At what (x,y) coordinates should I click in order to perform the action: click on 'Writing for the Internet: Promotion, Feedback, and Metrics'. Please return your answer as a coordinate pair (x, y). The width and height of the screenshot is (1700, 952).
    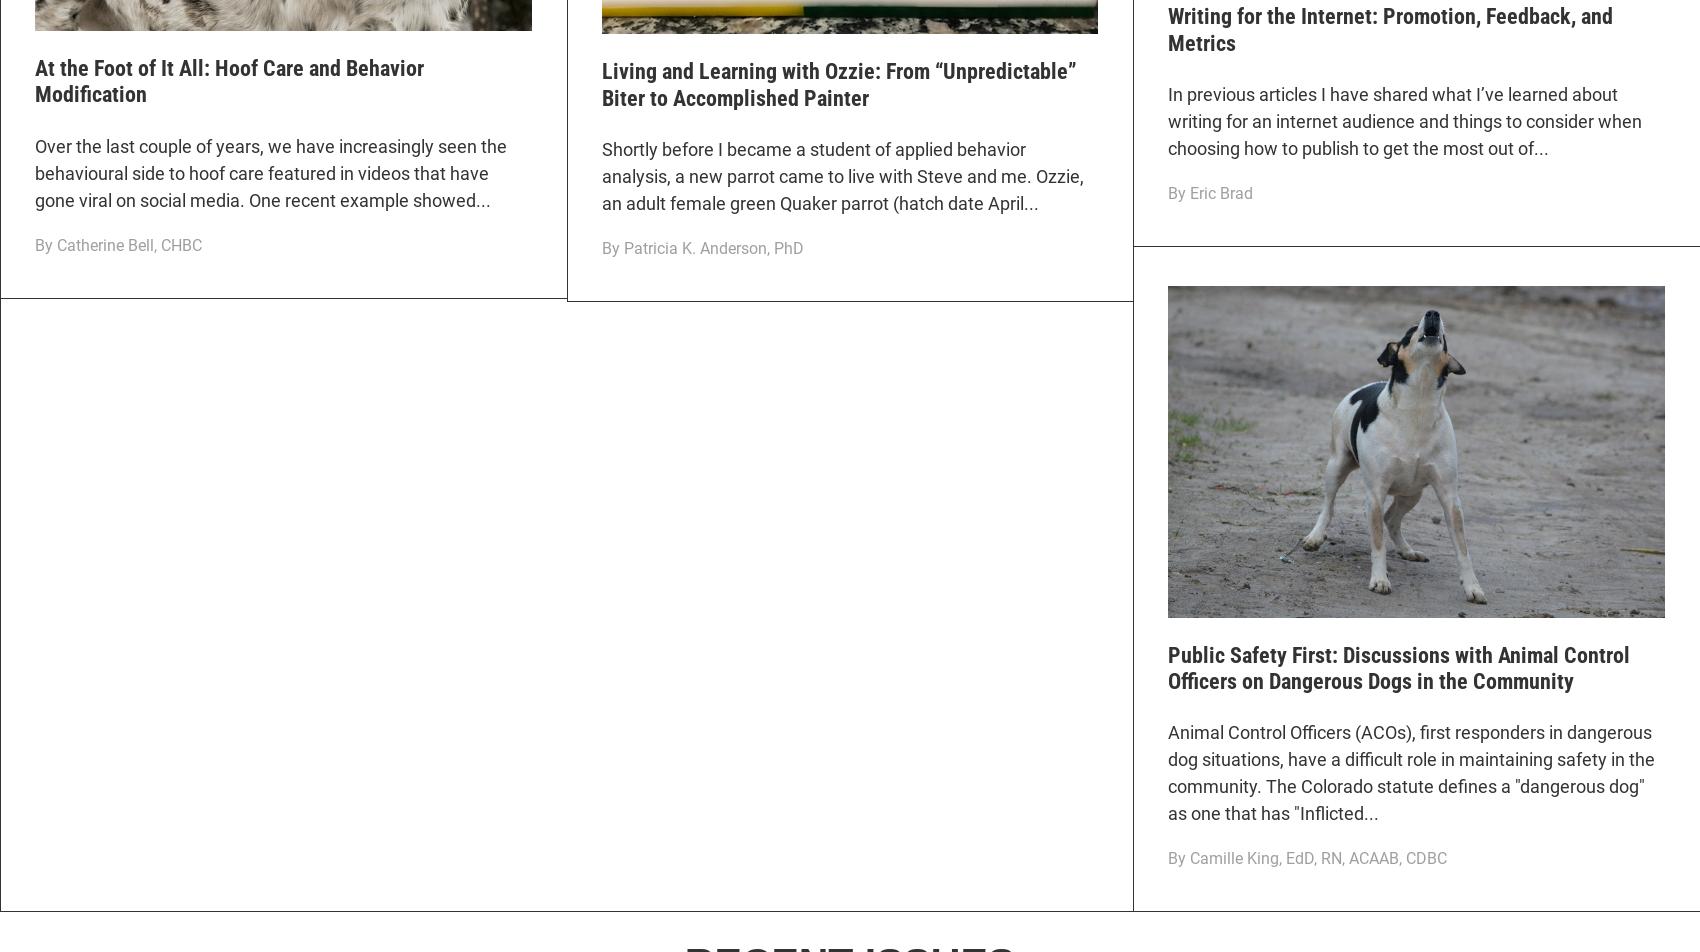
    Looking at the image, I should click on (1389, 29).